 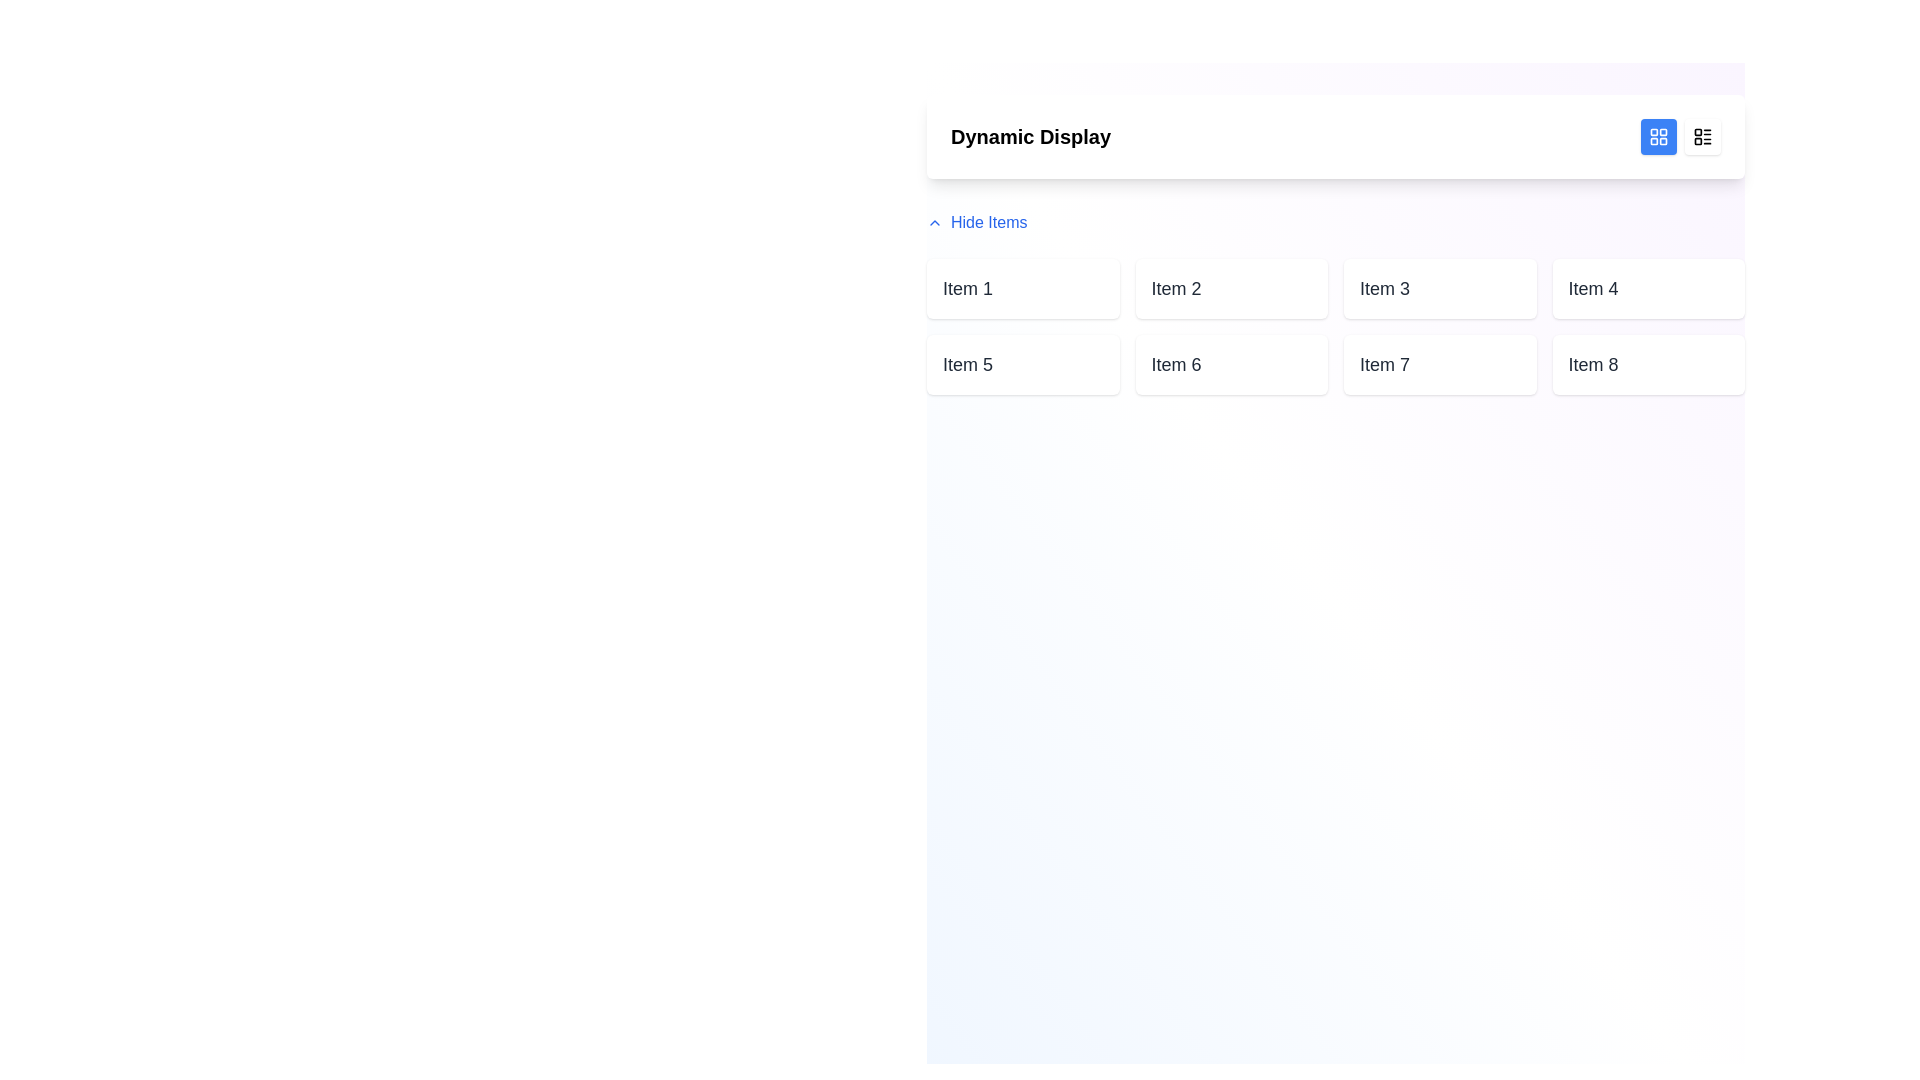 What do you see at coordinates (1659, 136) in the screenshot?
I see `the blue square-shaped button with a grid-like icon in the middle to switch to grid layout` at bounding box center [1659, 136].